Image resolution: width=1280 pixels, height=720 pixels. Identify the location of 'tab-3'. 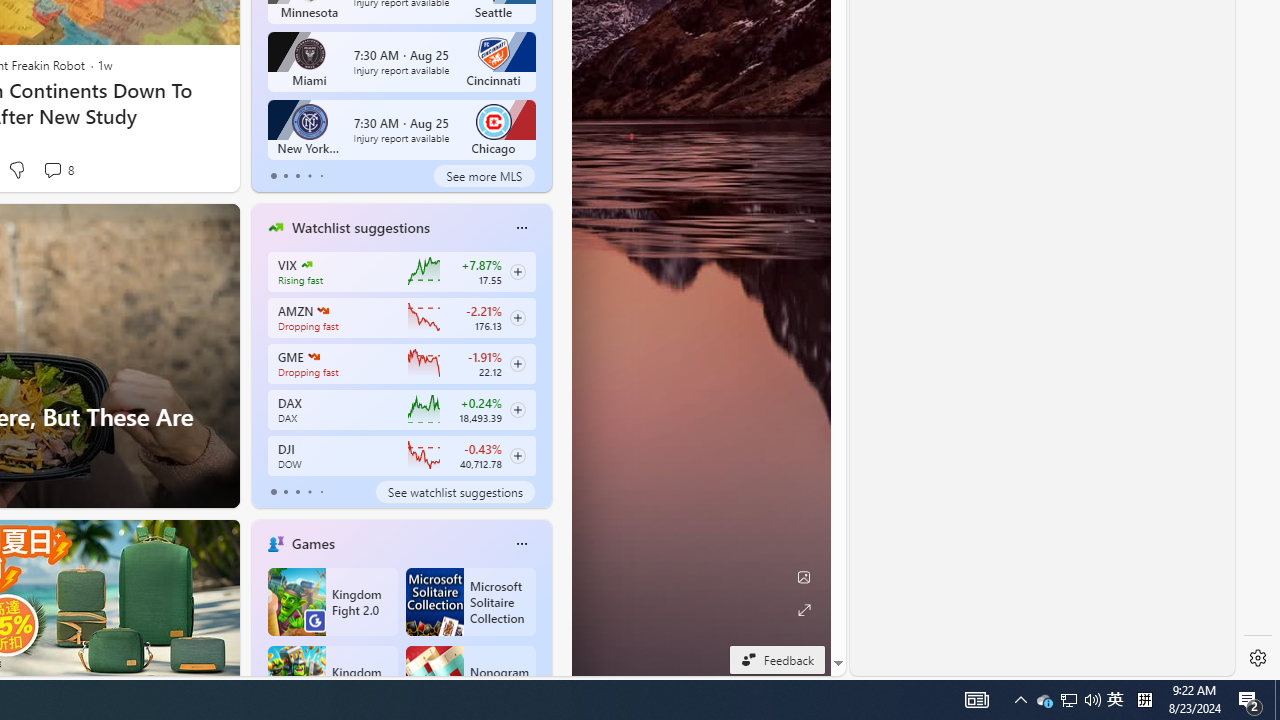
(308, 492).